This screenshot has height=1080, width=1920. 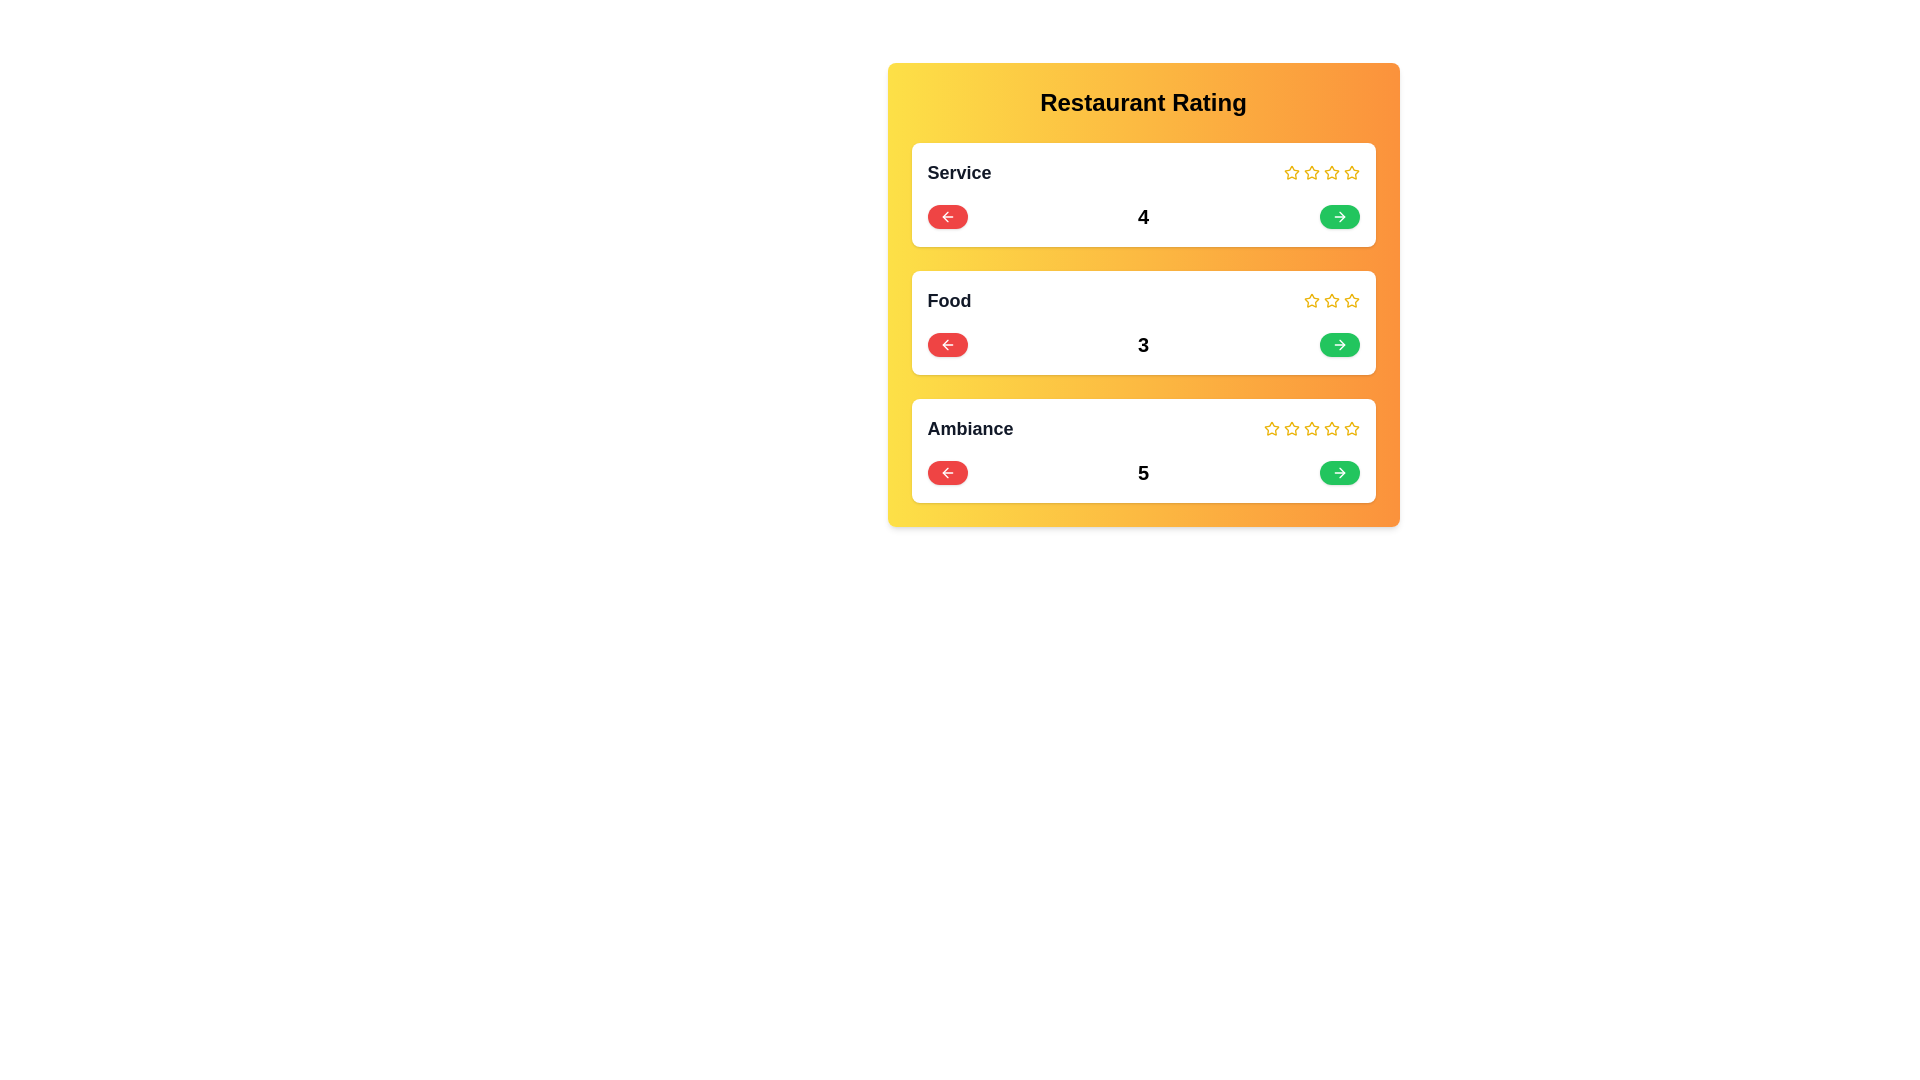 What do you see at coordinates (1143, 343) in the screenshot?
I see `the static text element displaying the number '3' in bold font, located in the 'Food' section between a red button and a group of stars` at bounding box center [1143, 343].